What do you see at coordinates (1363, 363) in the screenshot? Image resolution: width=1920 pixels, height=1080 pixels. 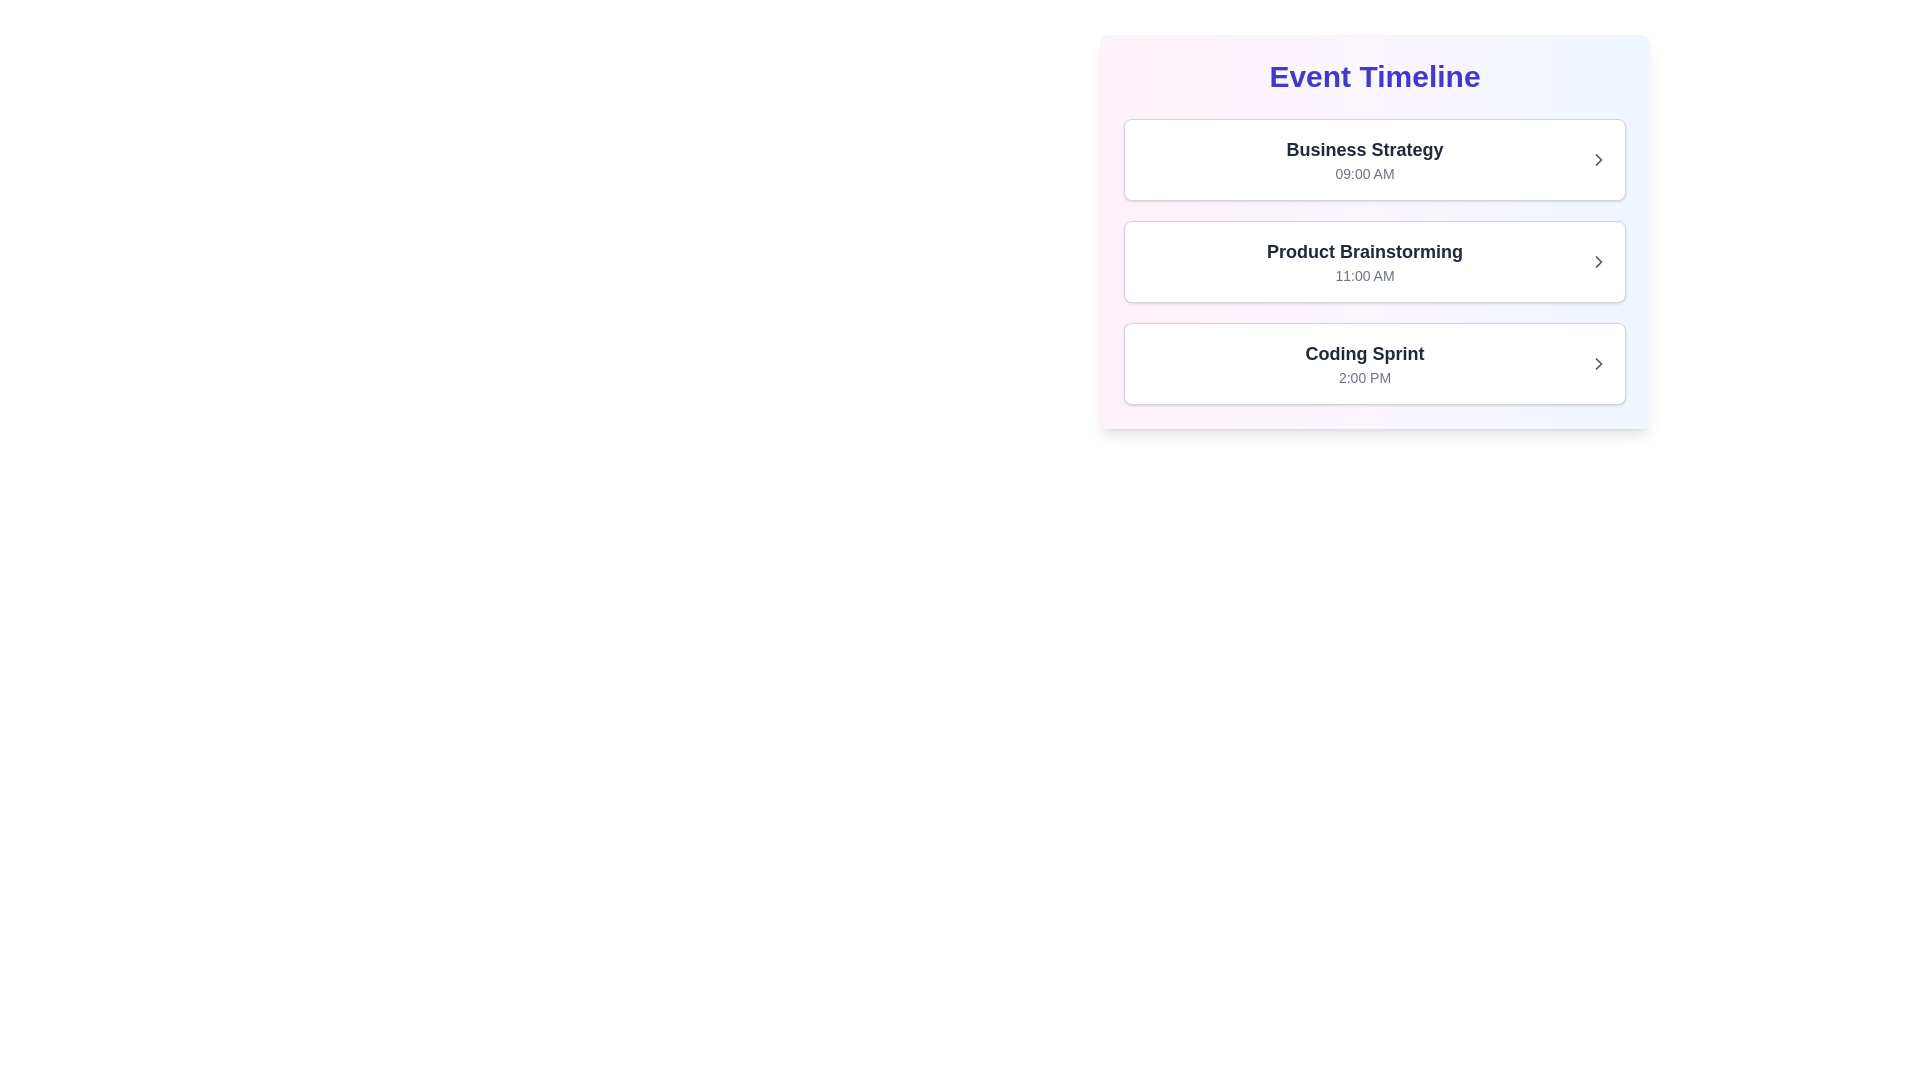 I see `the third List Item in the Event Timeline` at bounding box center [1363, 363].